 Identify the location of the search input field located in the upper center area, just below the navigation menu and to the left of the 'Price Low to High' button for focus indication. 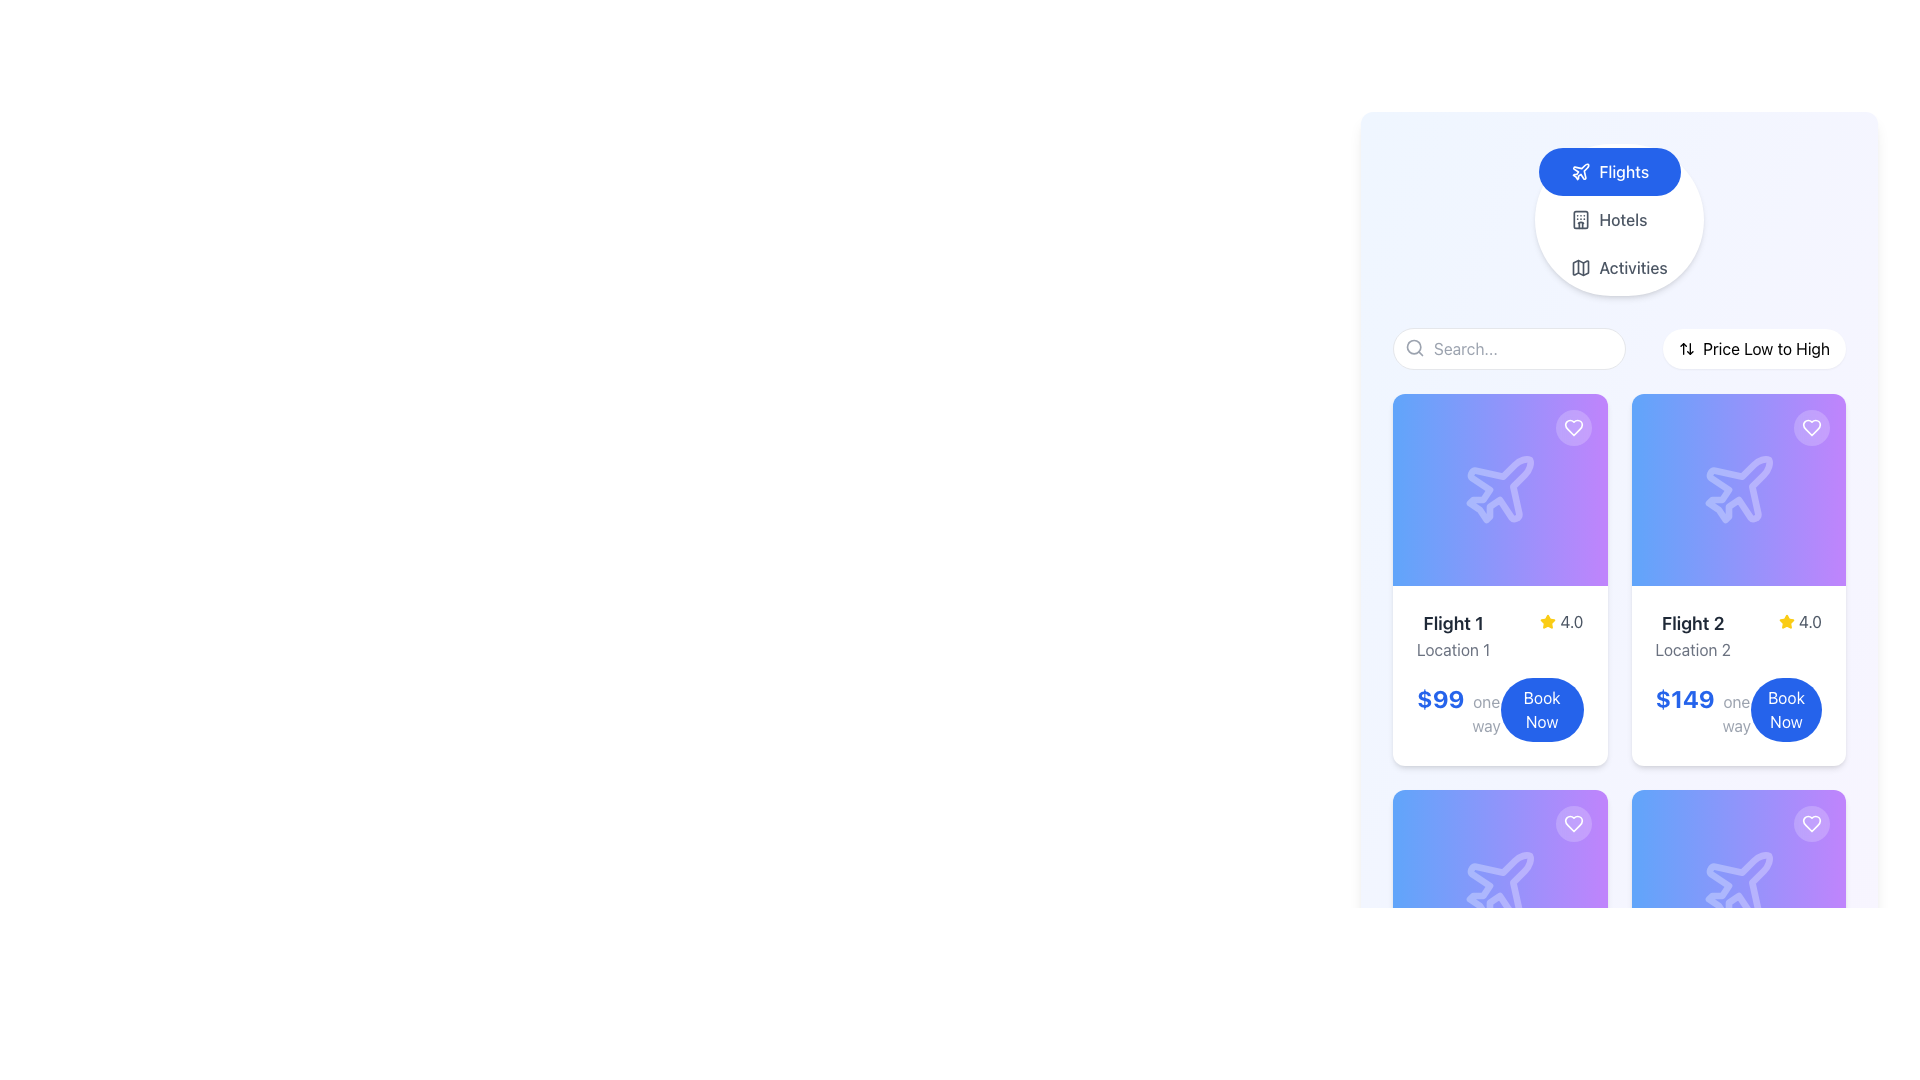
(1509, 347).